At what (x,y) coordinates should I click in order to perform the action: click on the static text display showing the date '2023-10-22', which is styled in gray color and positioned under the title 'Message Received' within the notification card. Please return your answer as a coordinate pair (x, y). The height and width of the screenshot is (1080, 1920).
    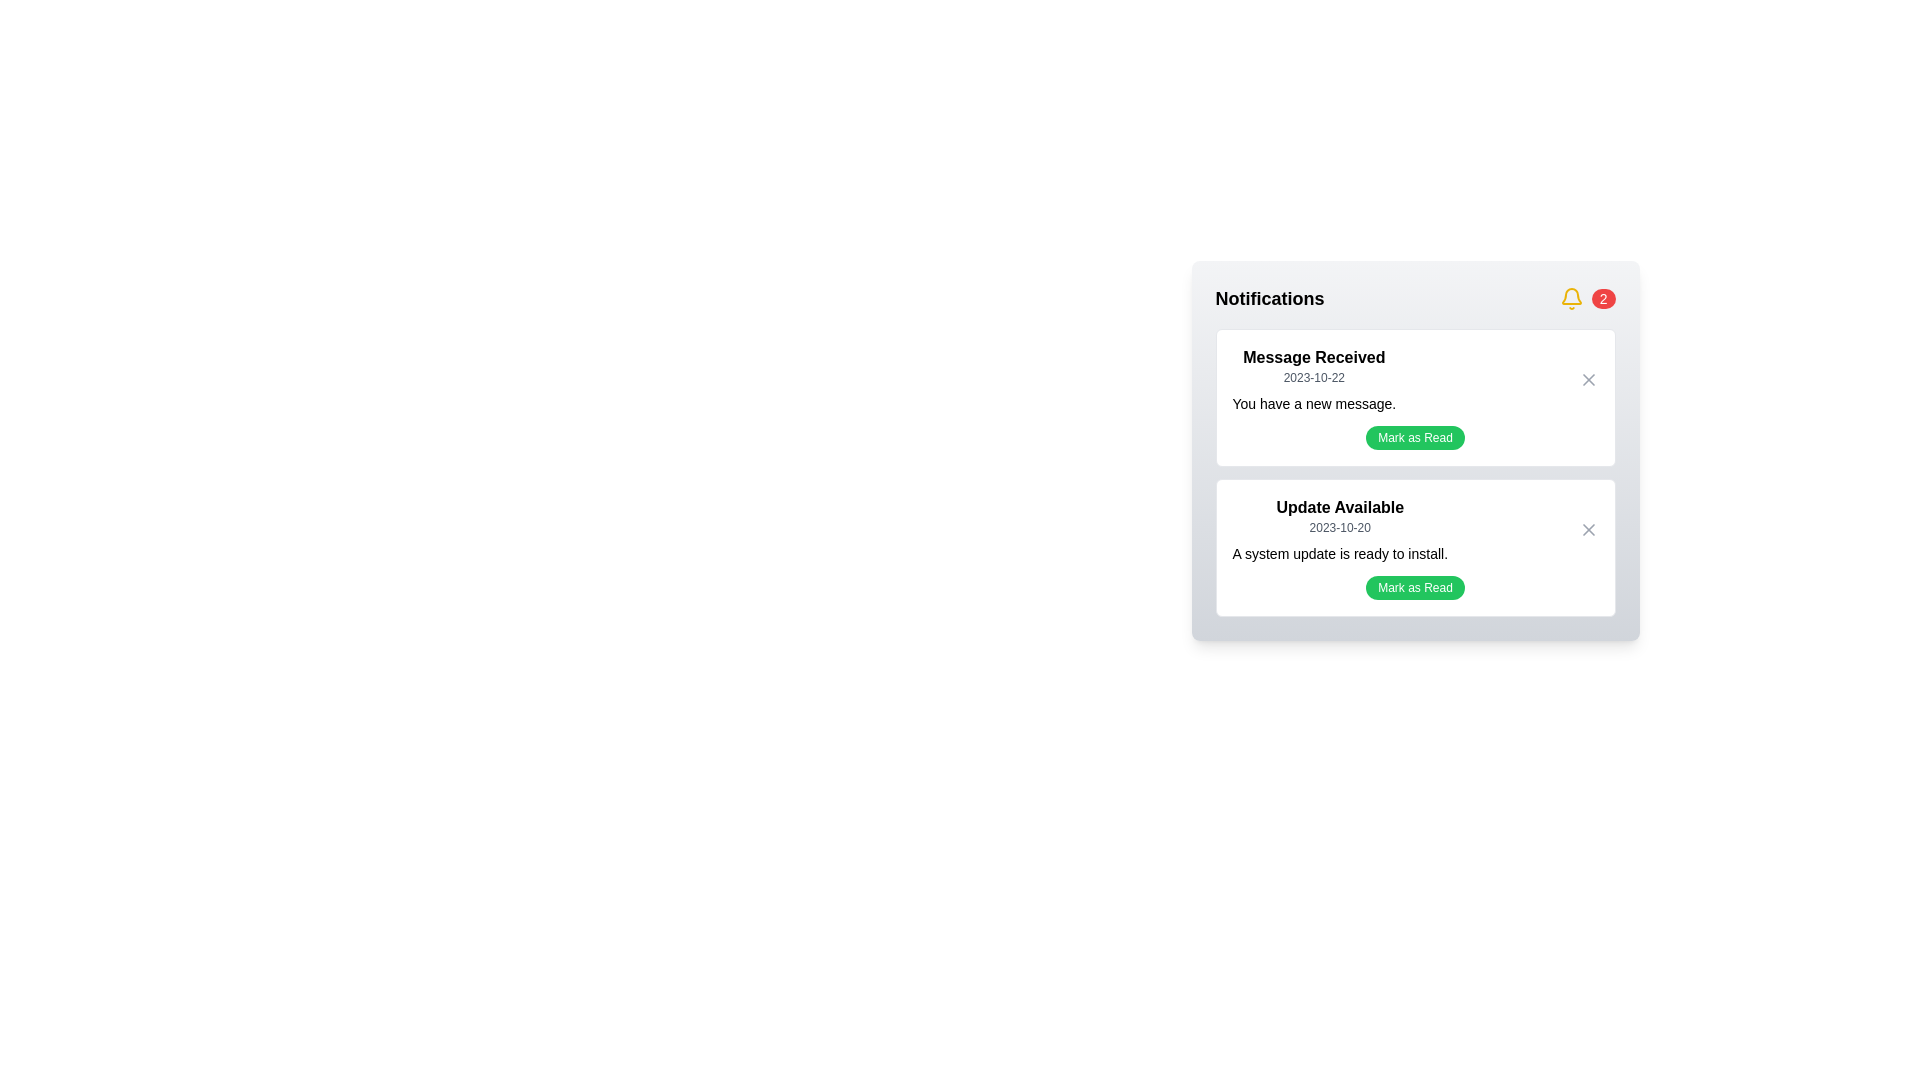
    Looking at the image, I should click on (1314, 378).